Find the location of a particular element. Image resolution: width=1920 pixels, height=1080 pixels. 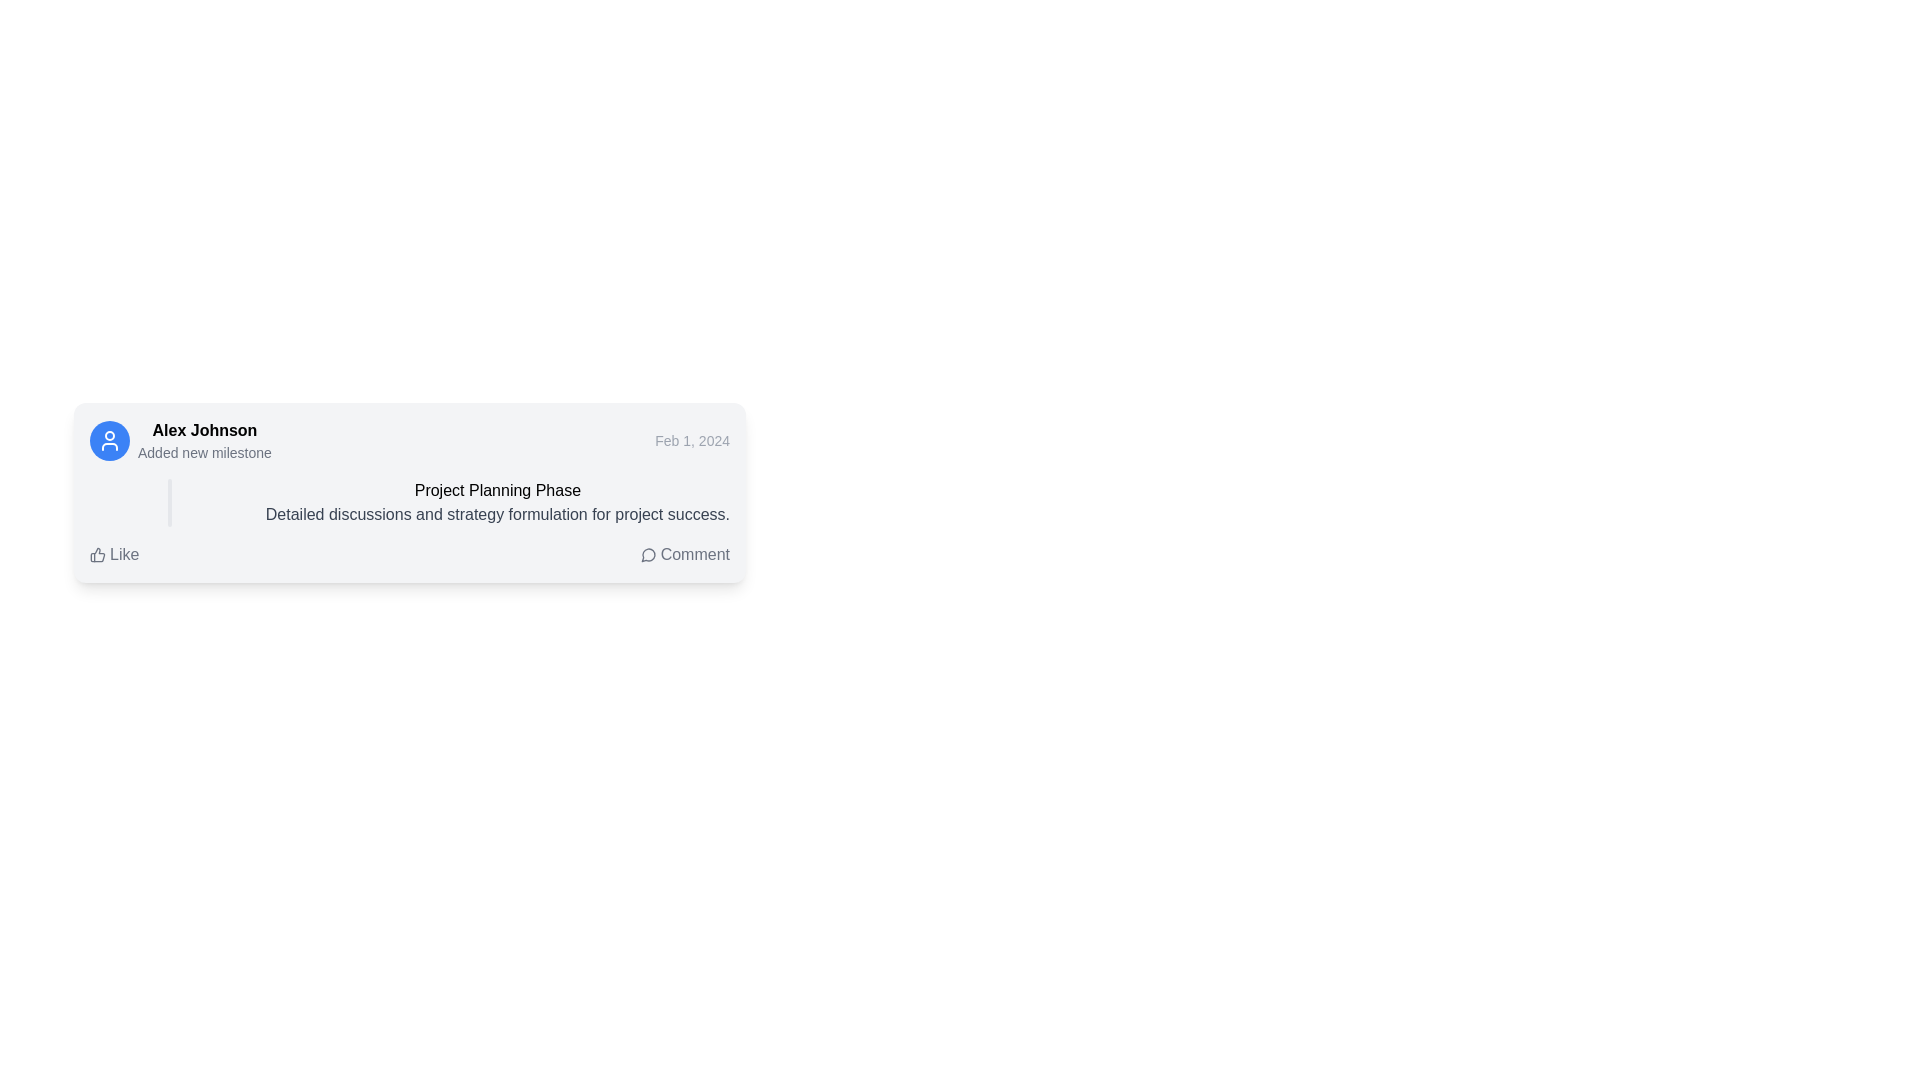

the circular user icon with a blue background located to the left of the text 'Alex Johnson Added new milestone' in the card's header is located at coordinates (109, 439).